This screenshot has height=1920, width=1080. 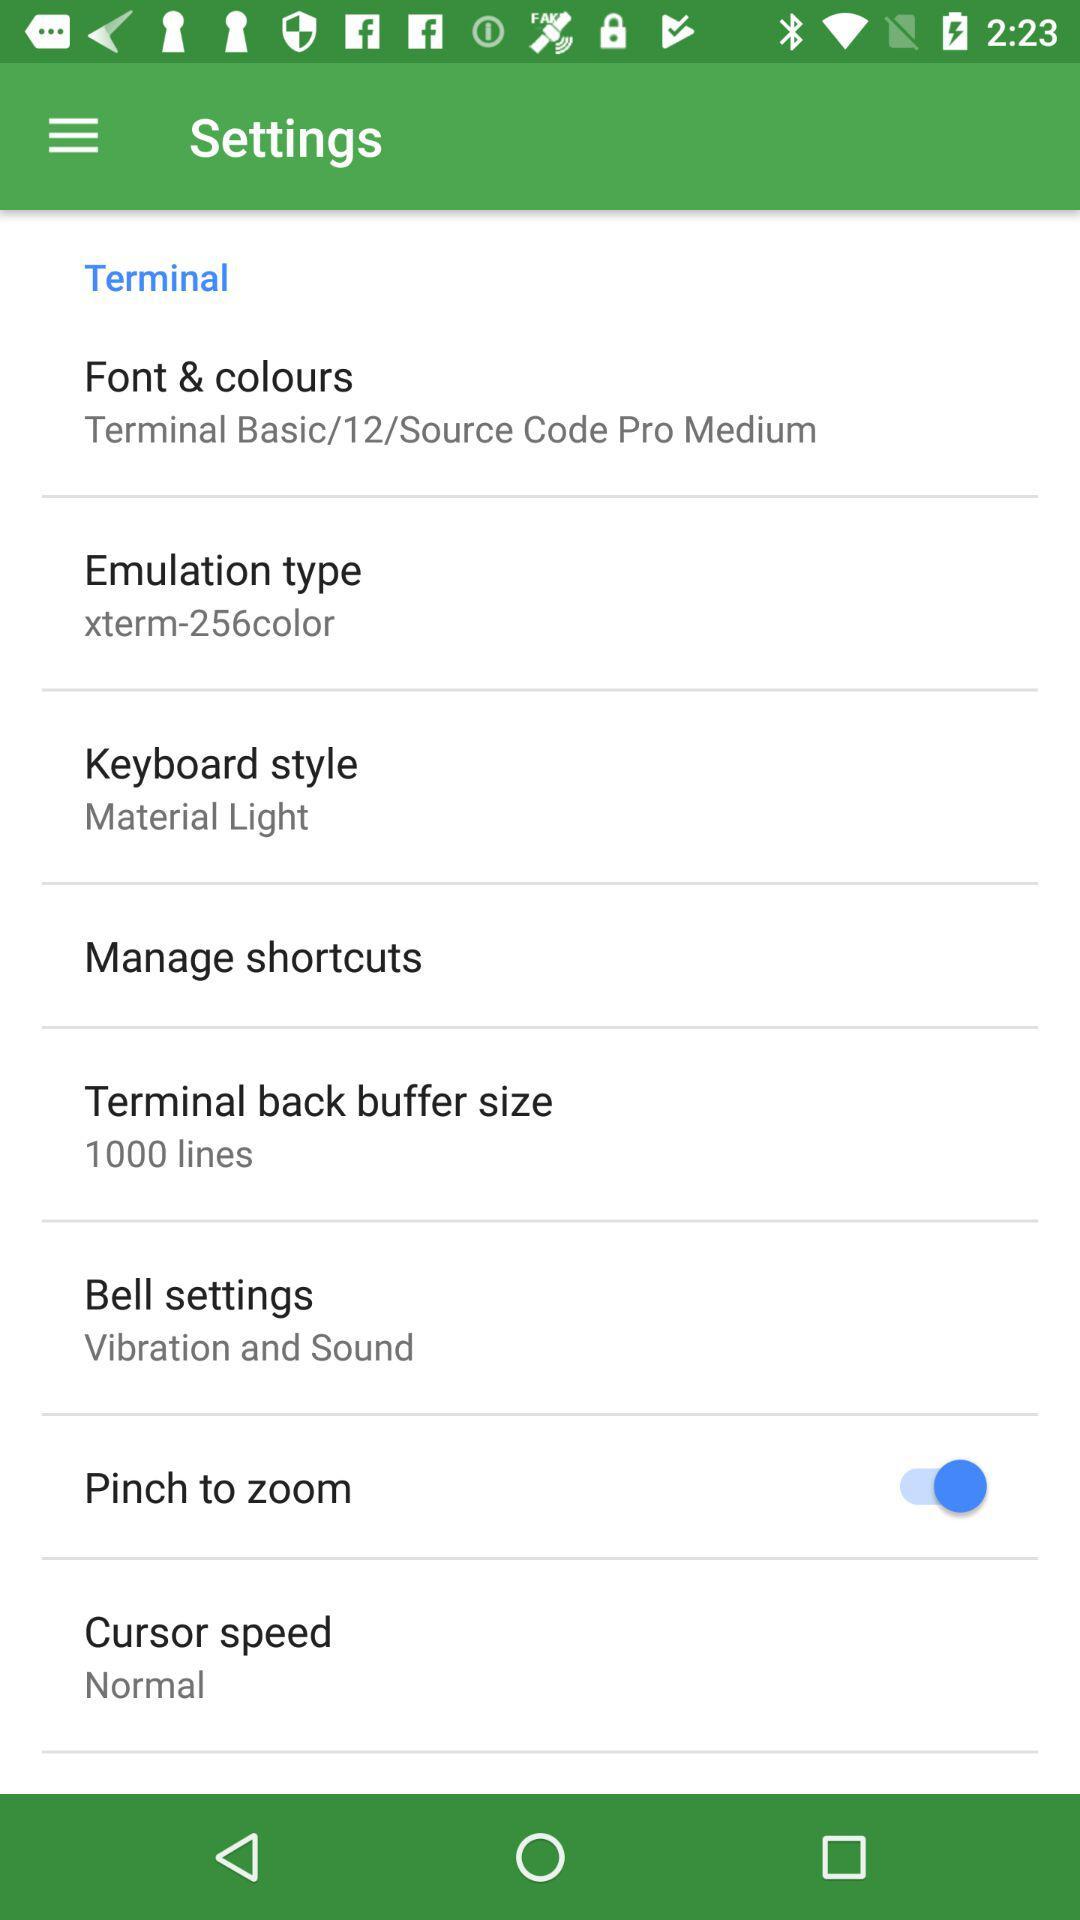 I want to click on item above keyboard style, so click(x=209, y=620).